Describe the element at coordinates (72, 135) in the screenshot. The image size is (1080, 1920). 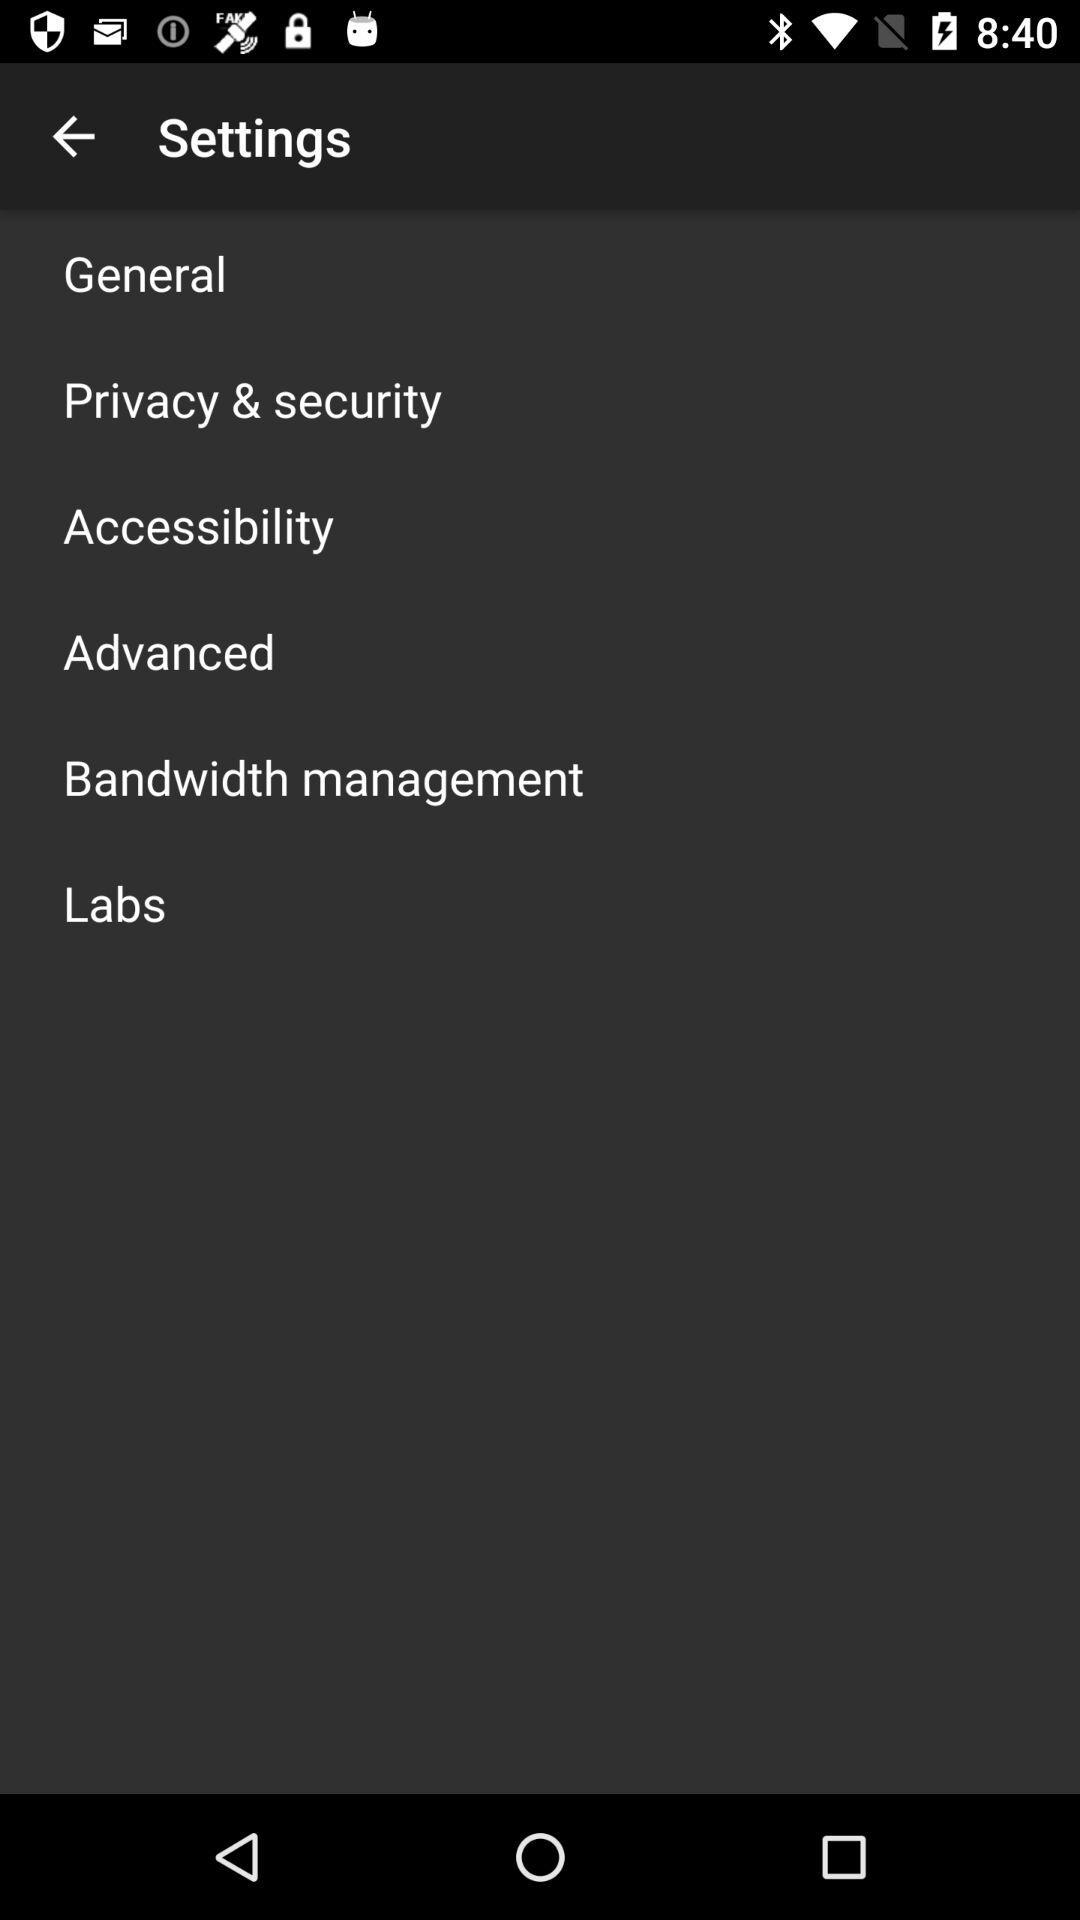
I see `app next to the settings item` at that location.